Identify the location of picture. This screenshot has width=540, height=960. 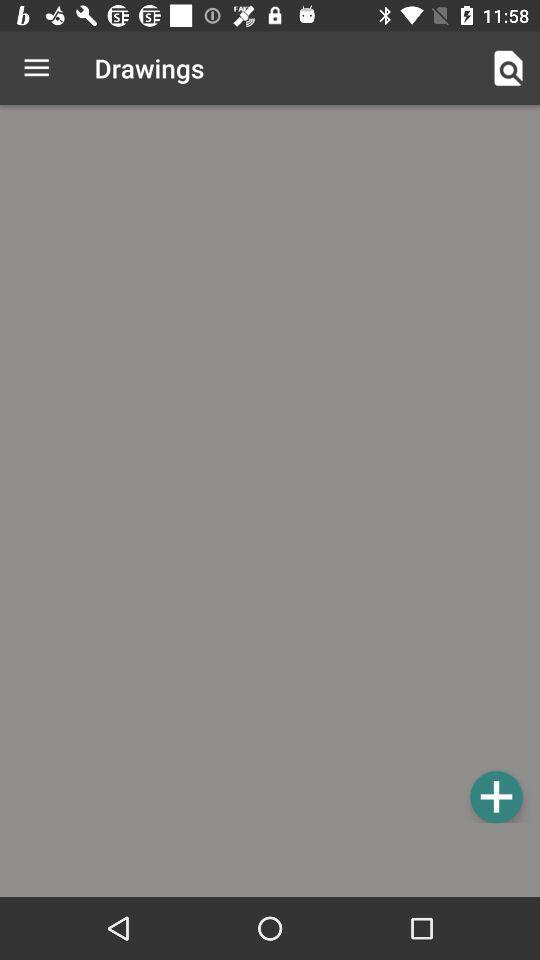
(495, 796).